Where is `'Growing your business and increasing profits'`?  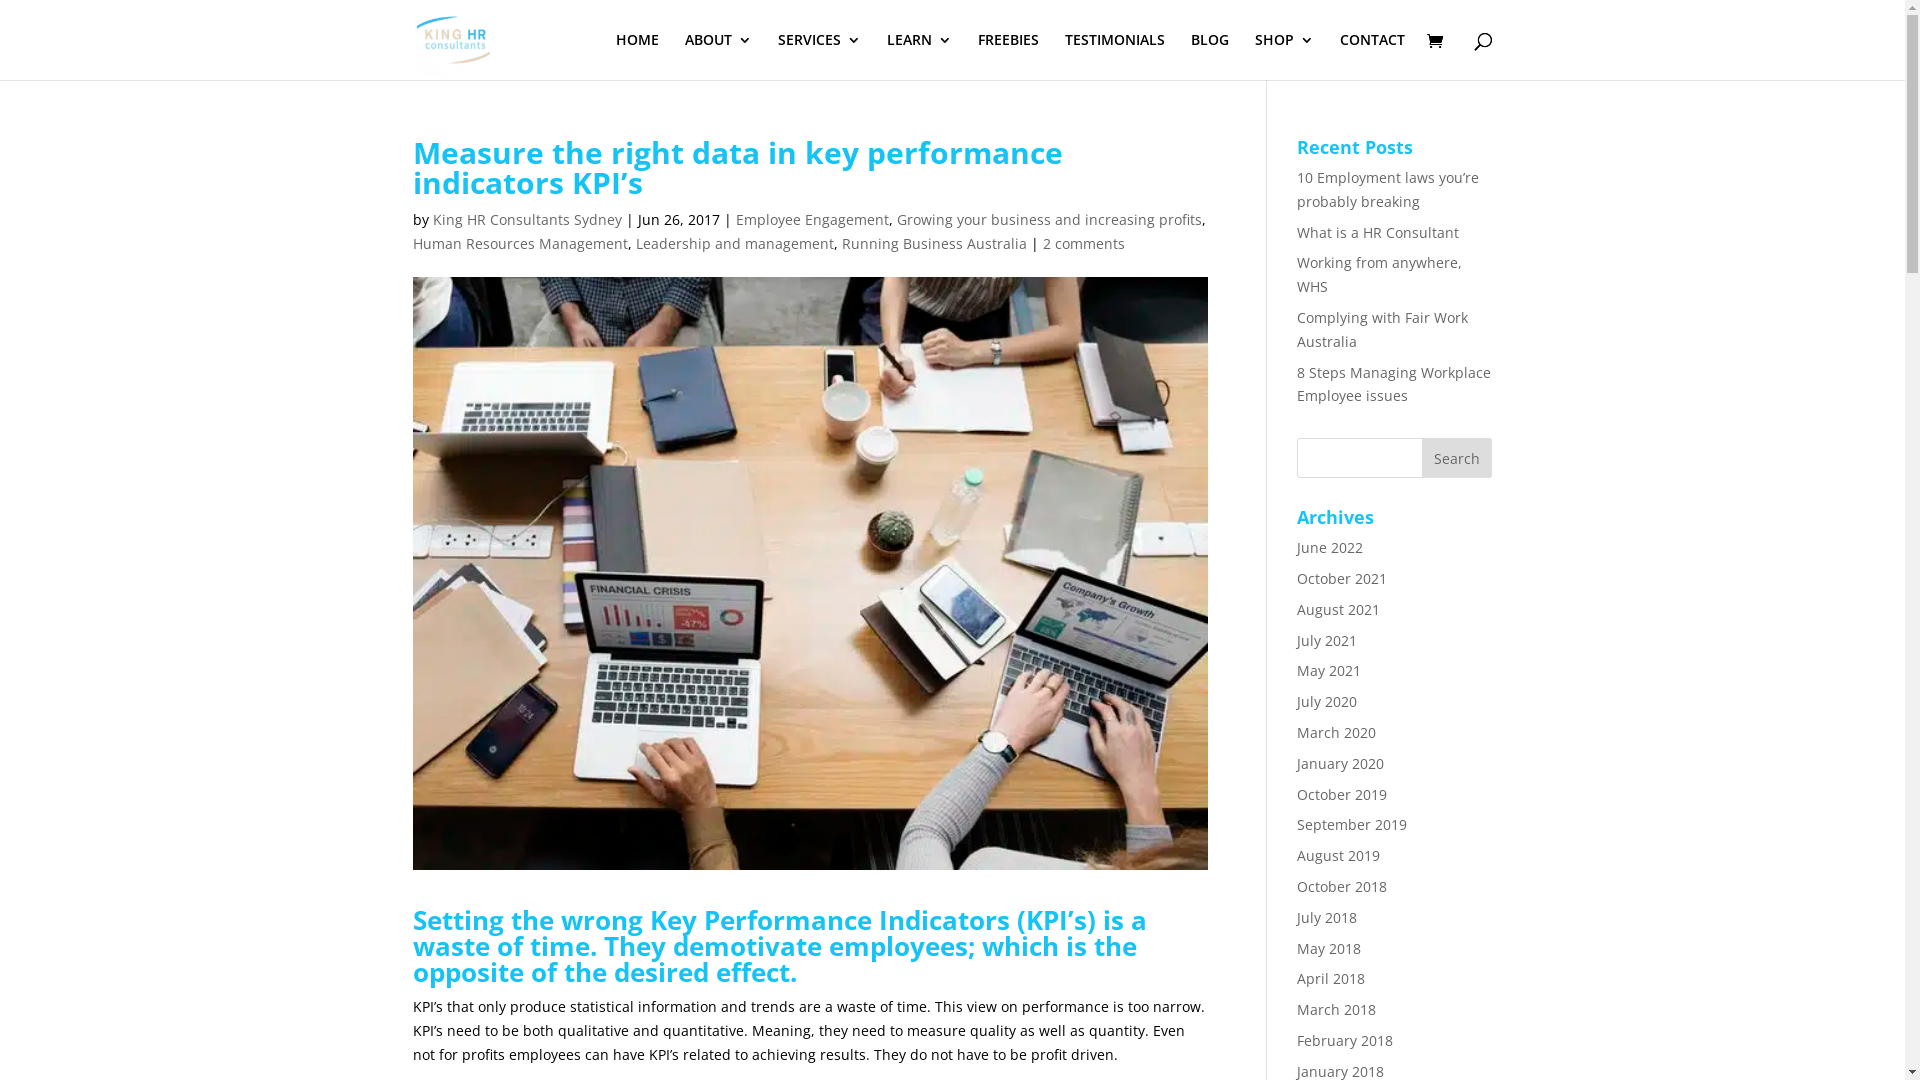 'Growing your business and increasing profits' is located at coordinates (1047, 219).